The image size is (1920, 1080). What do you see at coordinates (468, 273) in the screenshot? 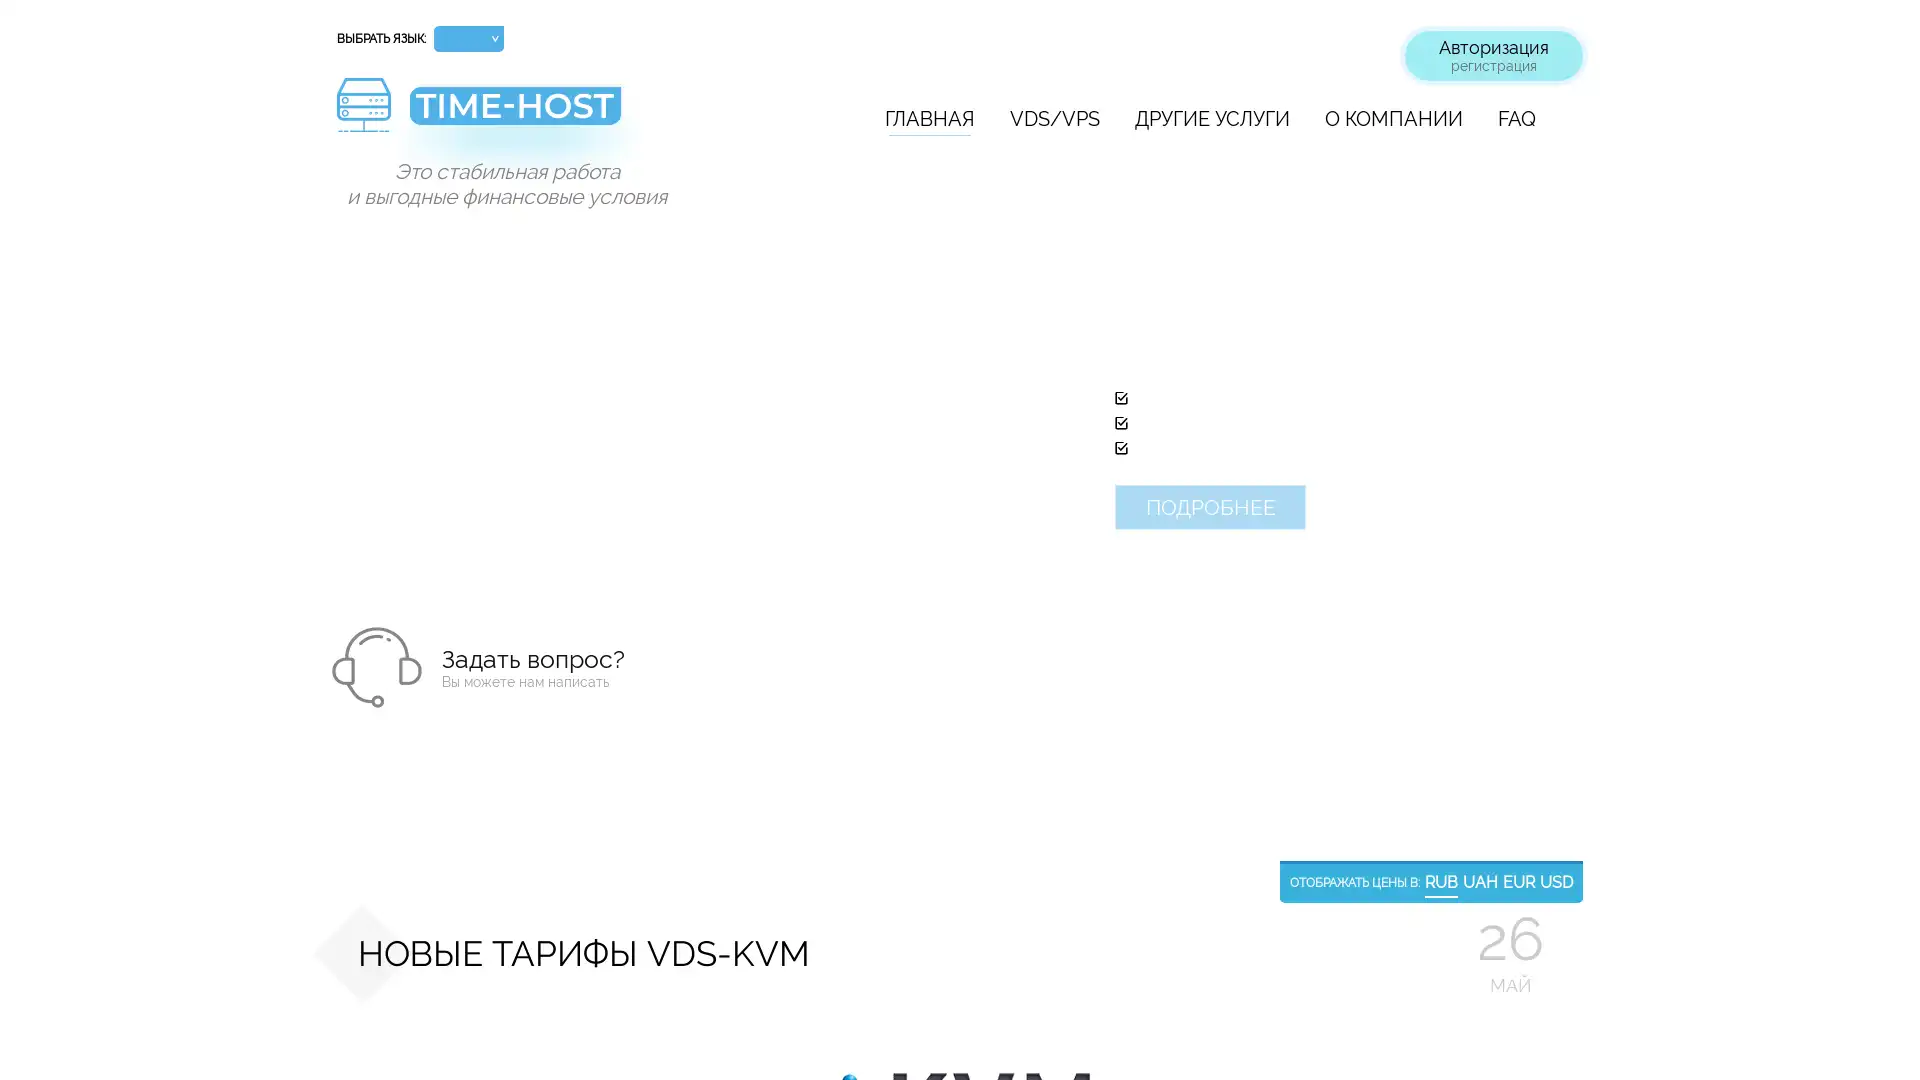
I see `ar AR` at bounding box center [468, 273].